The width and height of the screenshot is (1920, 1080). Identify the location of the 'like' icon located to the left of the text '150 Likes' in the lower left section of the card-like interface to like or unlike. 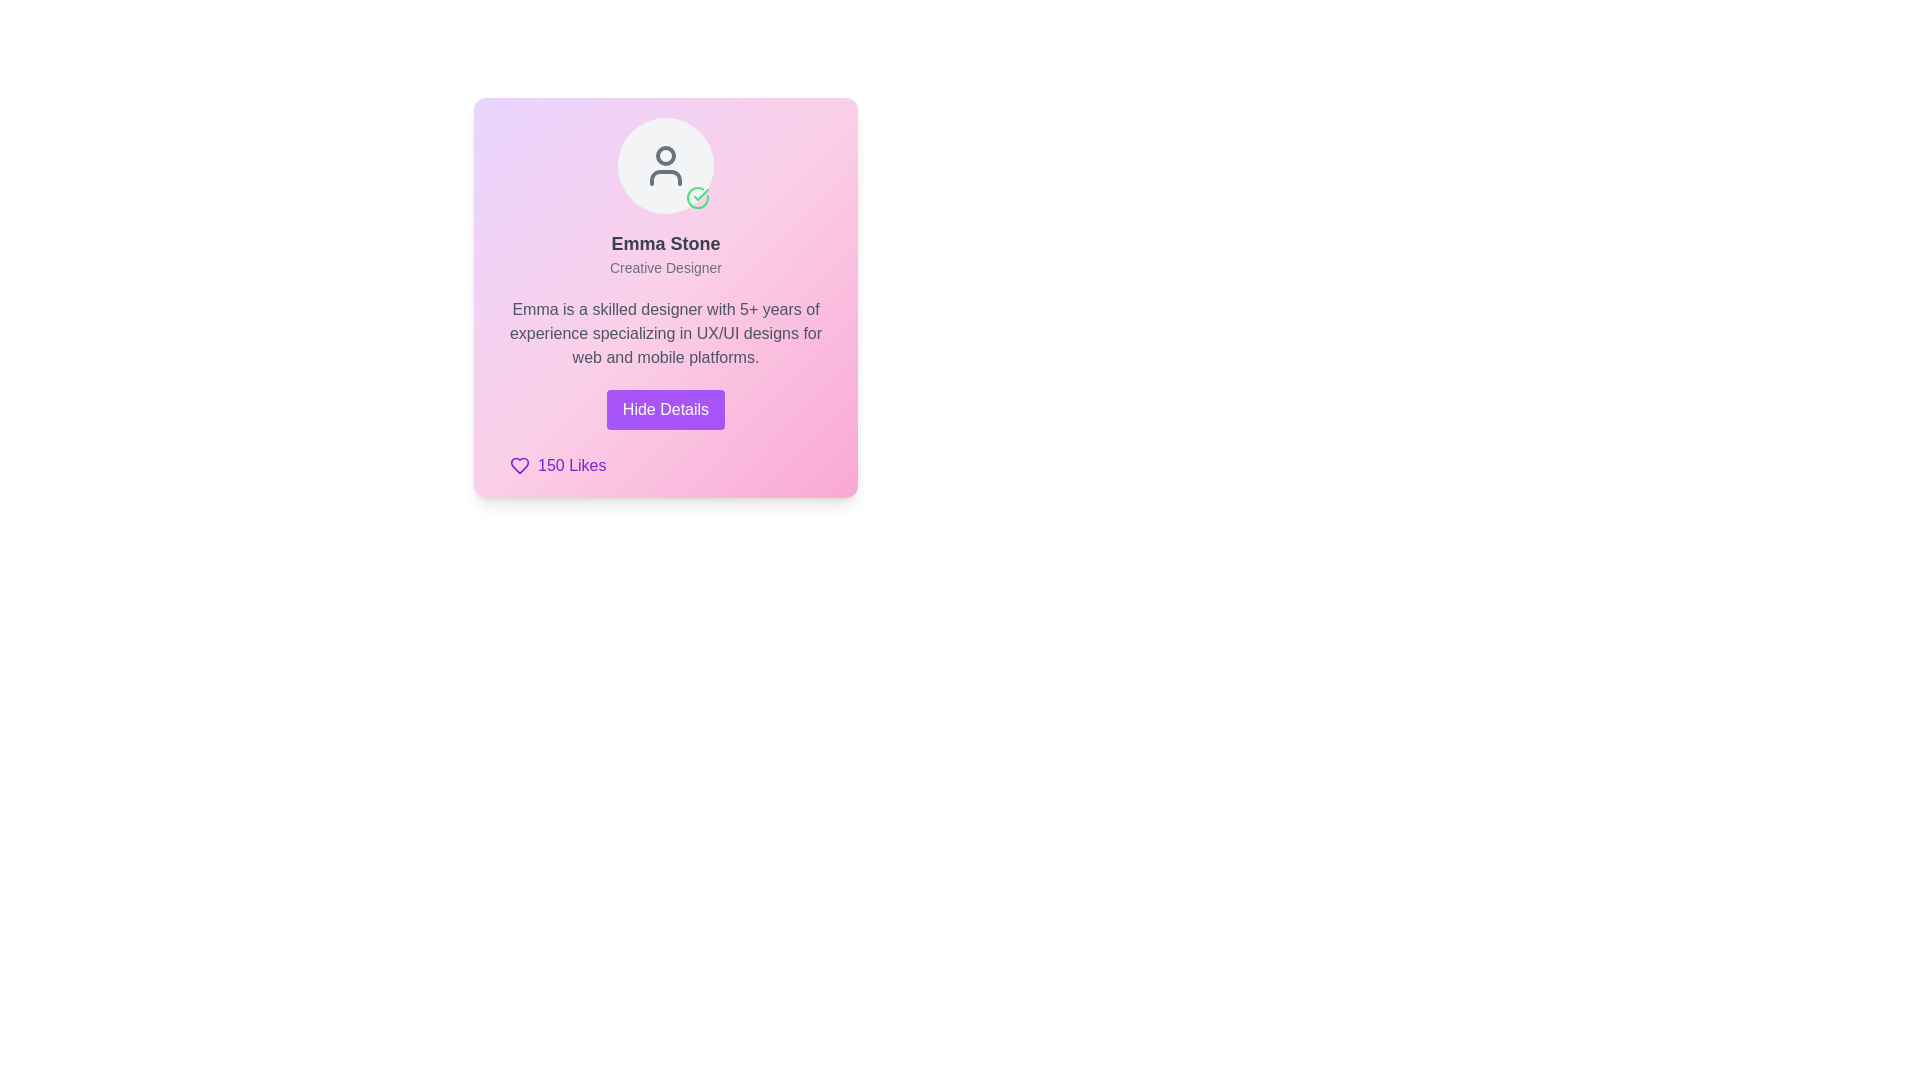
(519, 466).